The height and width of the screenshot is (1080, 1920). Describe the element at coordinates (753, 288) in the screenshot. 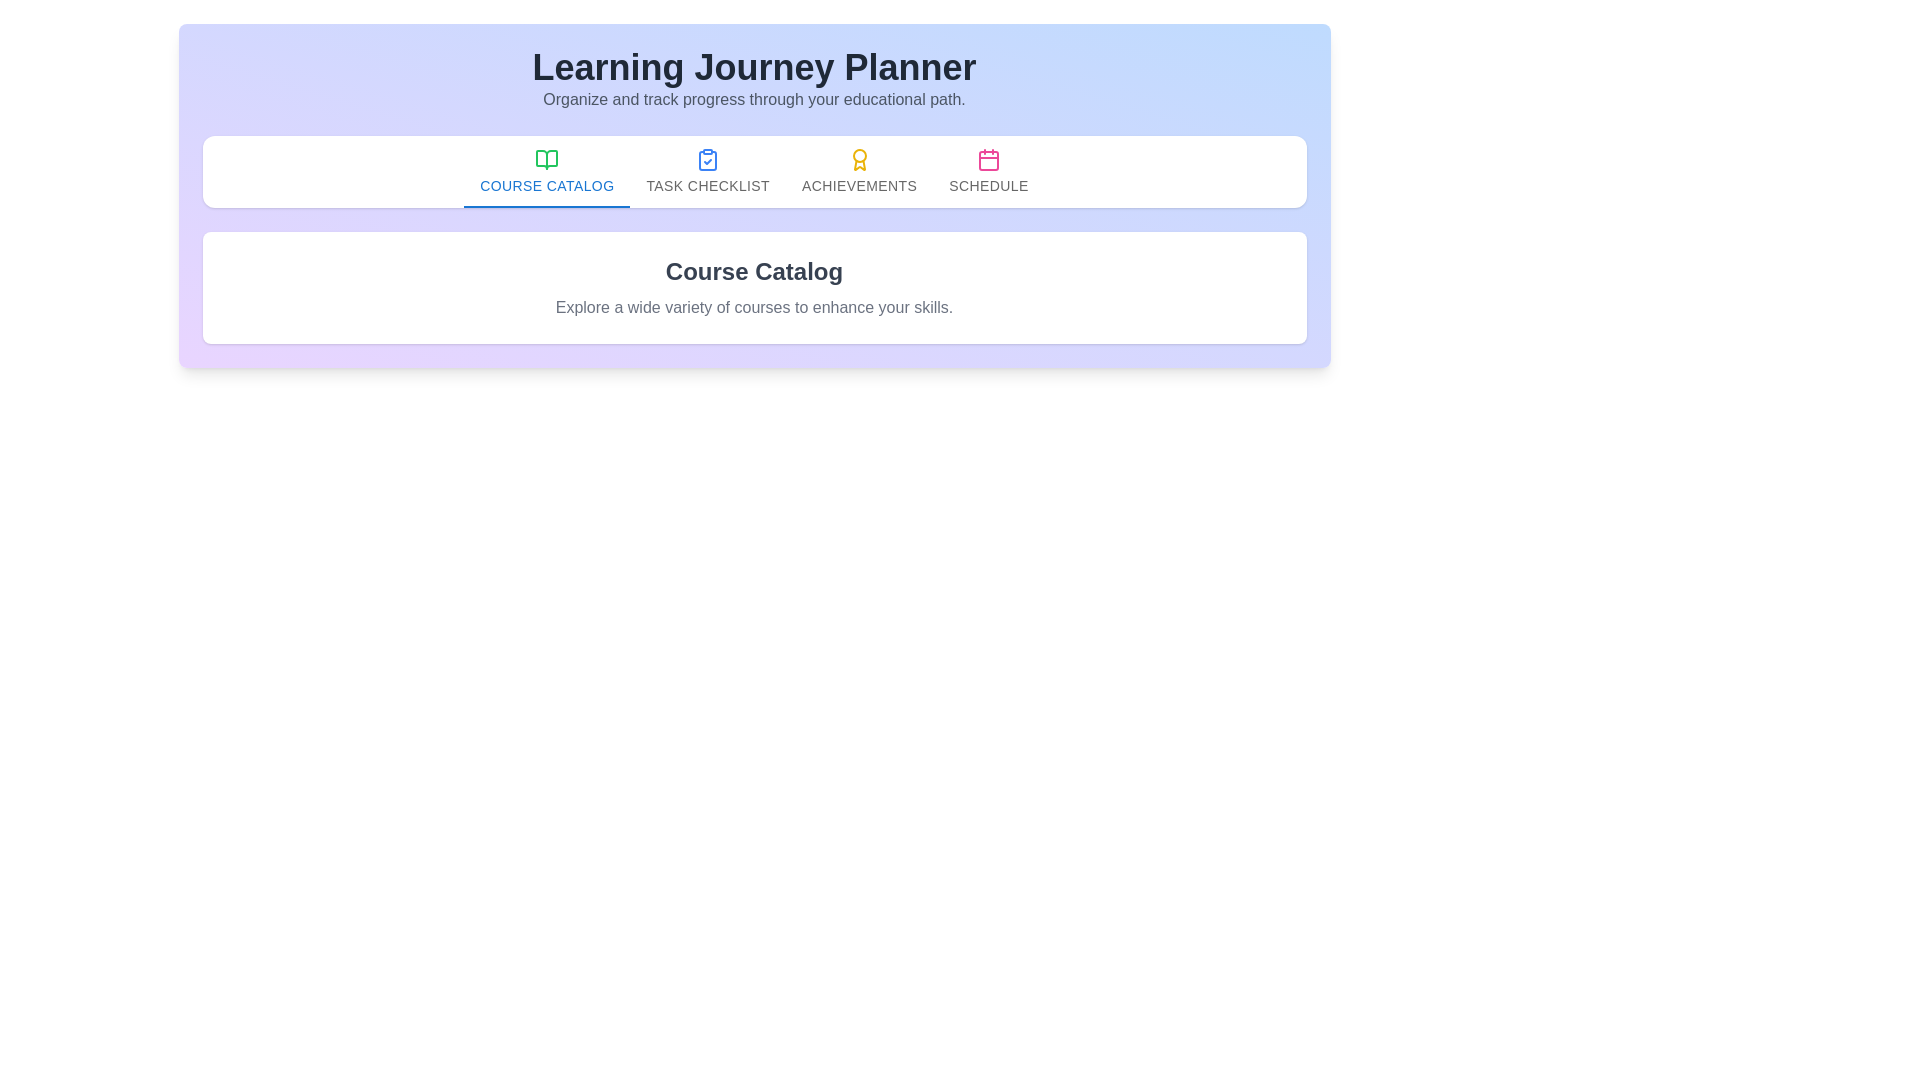

I see `the 'Course Catalog' informational text group to potentially reveal additional tooltips or interactions` at that location.